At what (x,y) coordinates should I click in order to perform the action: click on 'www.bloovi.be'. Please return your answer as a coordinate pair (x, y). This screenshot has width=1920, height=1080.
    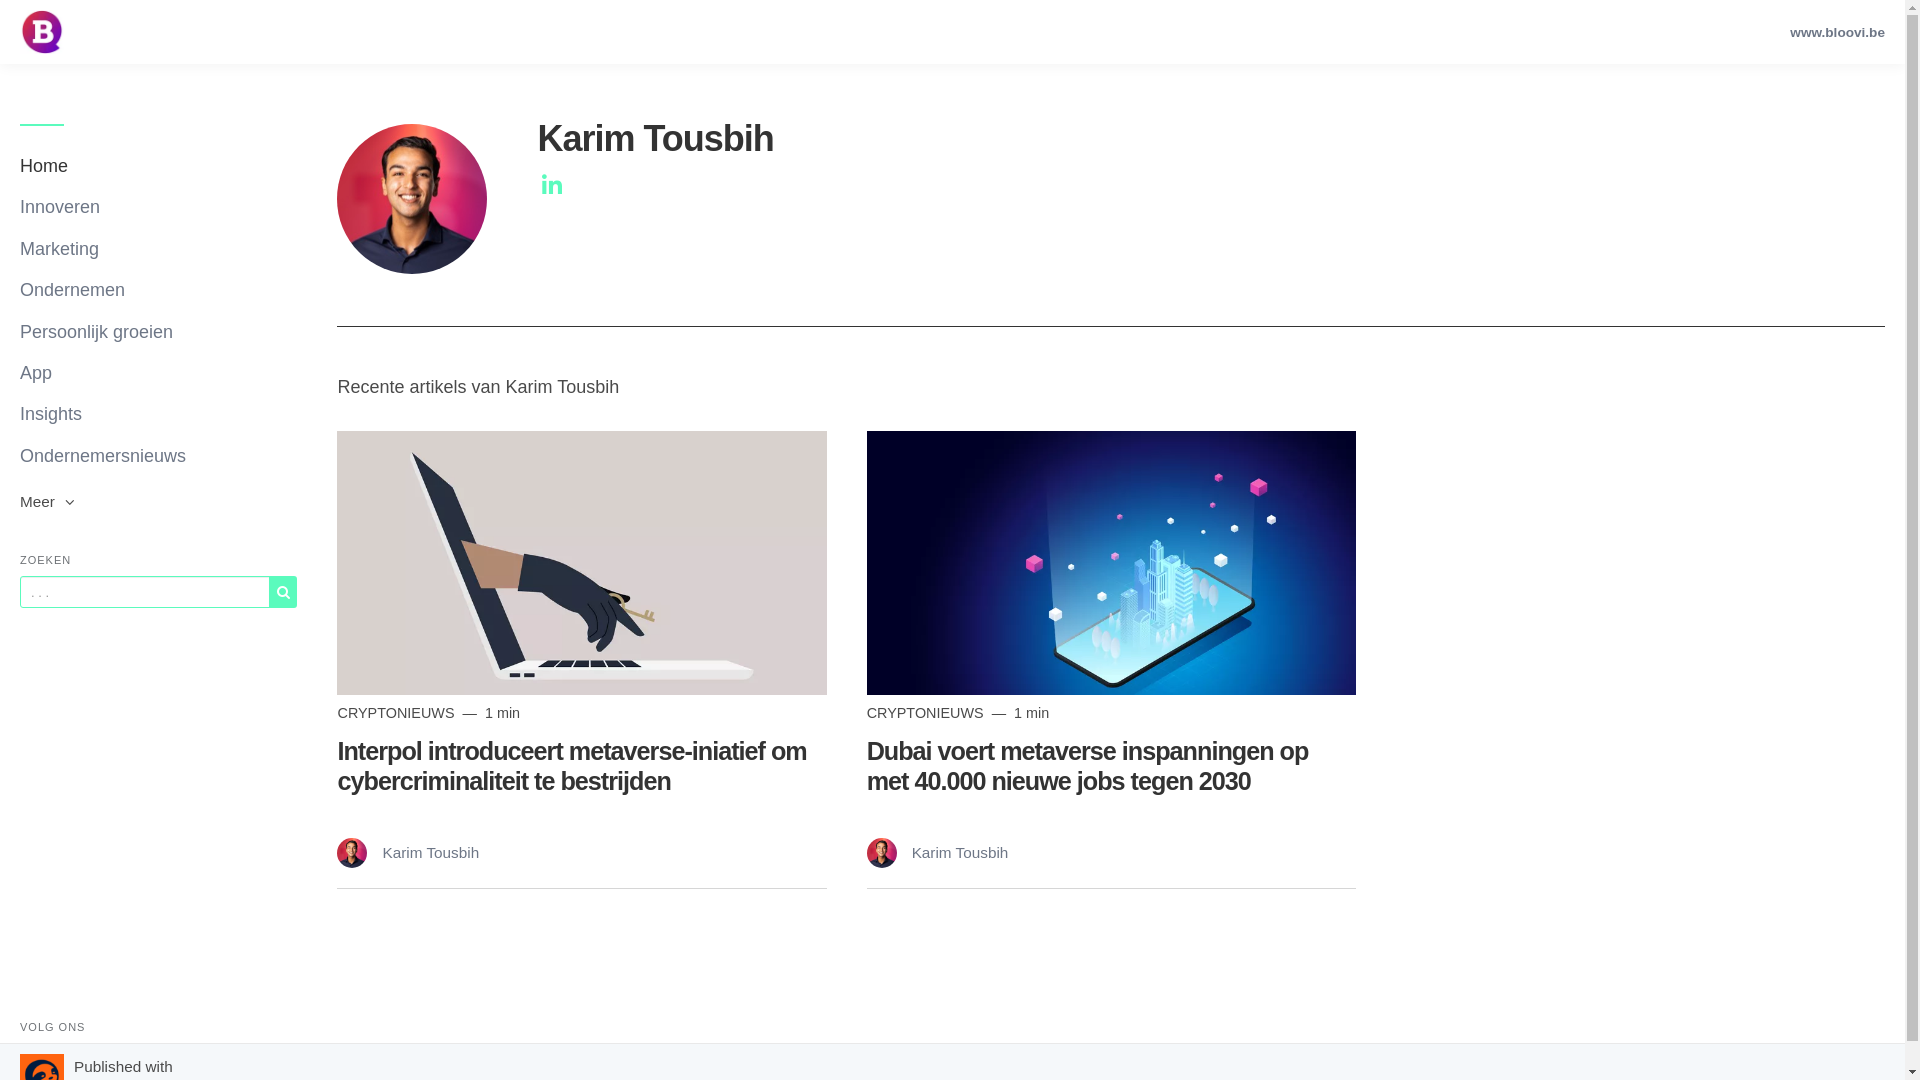
    Looking at the image, I should click on (1780, 31).